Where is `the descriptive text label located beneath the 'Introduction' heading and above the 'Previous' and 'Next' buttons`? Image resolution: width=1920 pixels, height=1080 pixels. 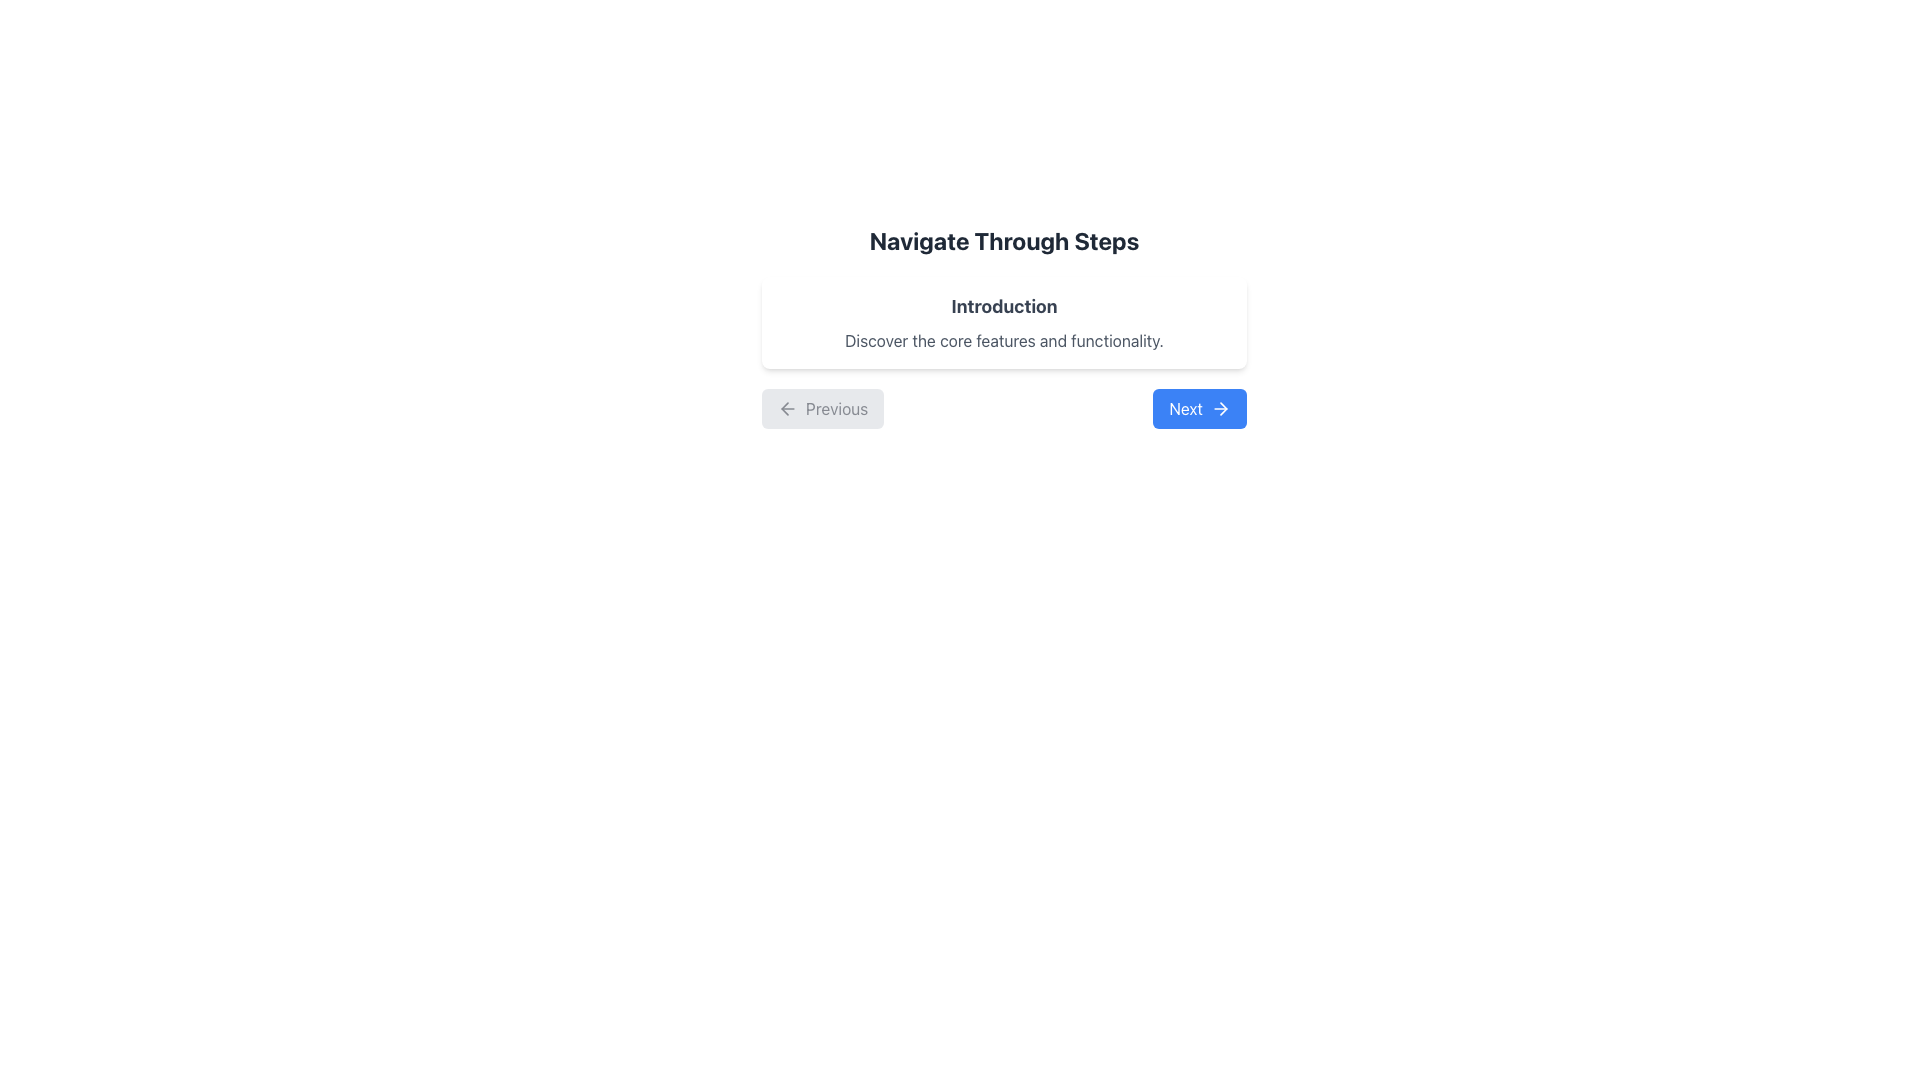 the descriptive text label located beneath the 'Introduction' heading and above the 'Previous' and 'Next' buttons is located at coordinates (1004, 339).